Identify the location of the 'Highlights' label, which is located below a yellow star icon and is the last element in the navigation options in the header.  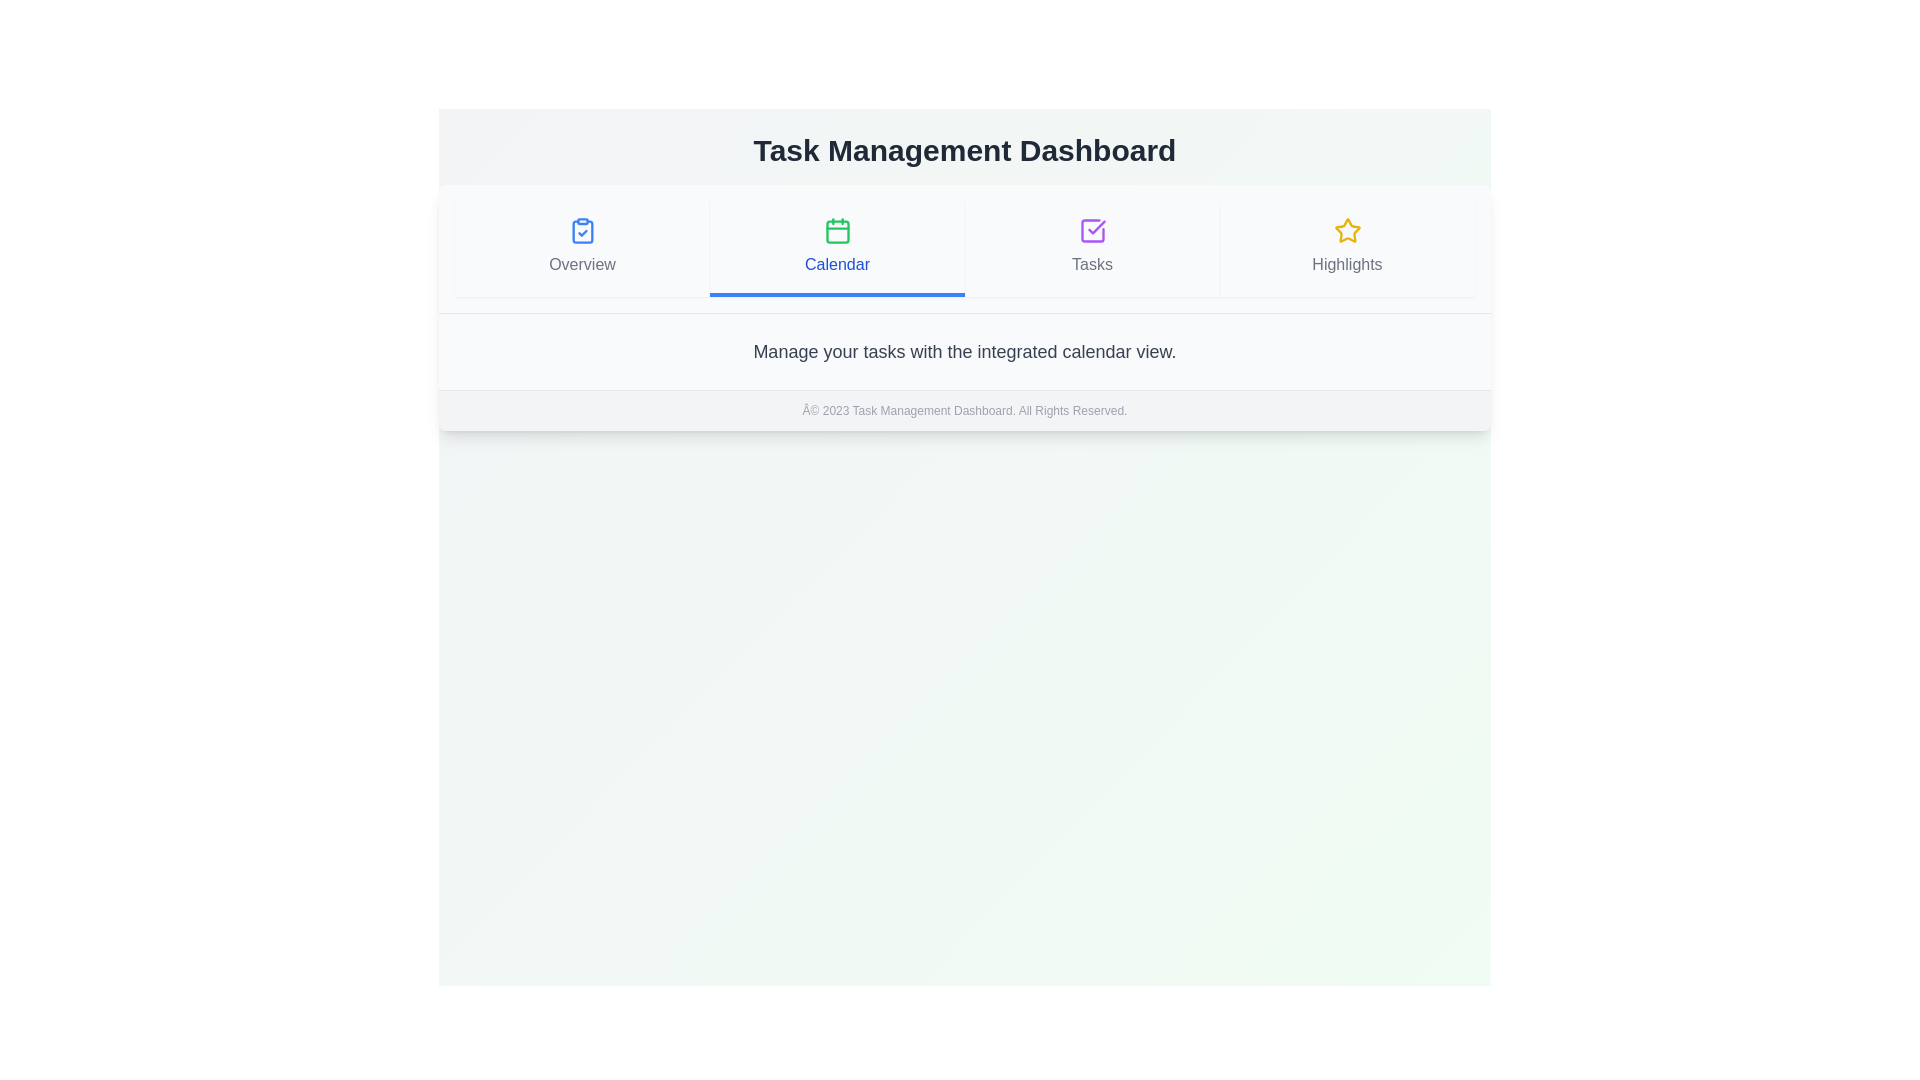
(1347, 264).